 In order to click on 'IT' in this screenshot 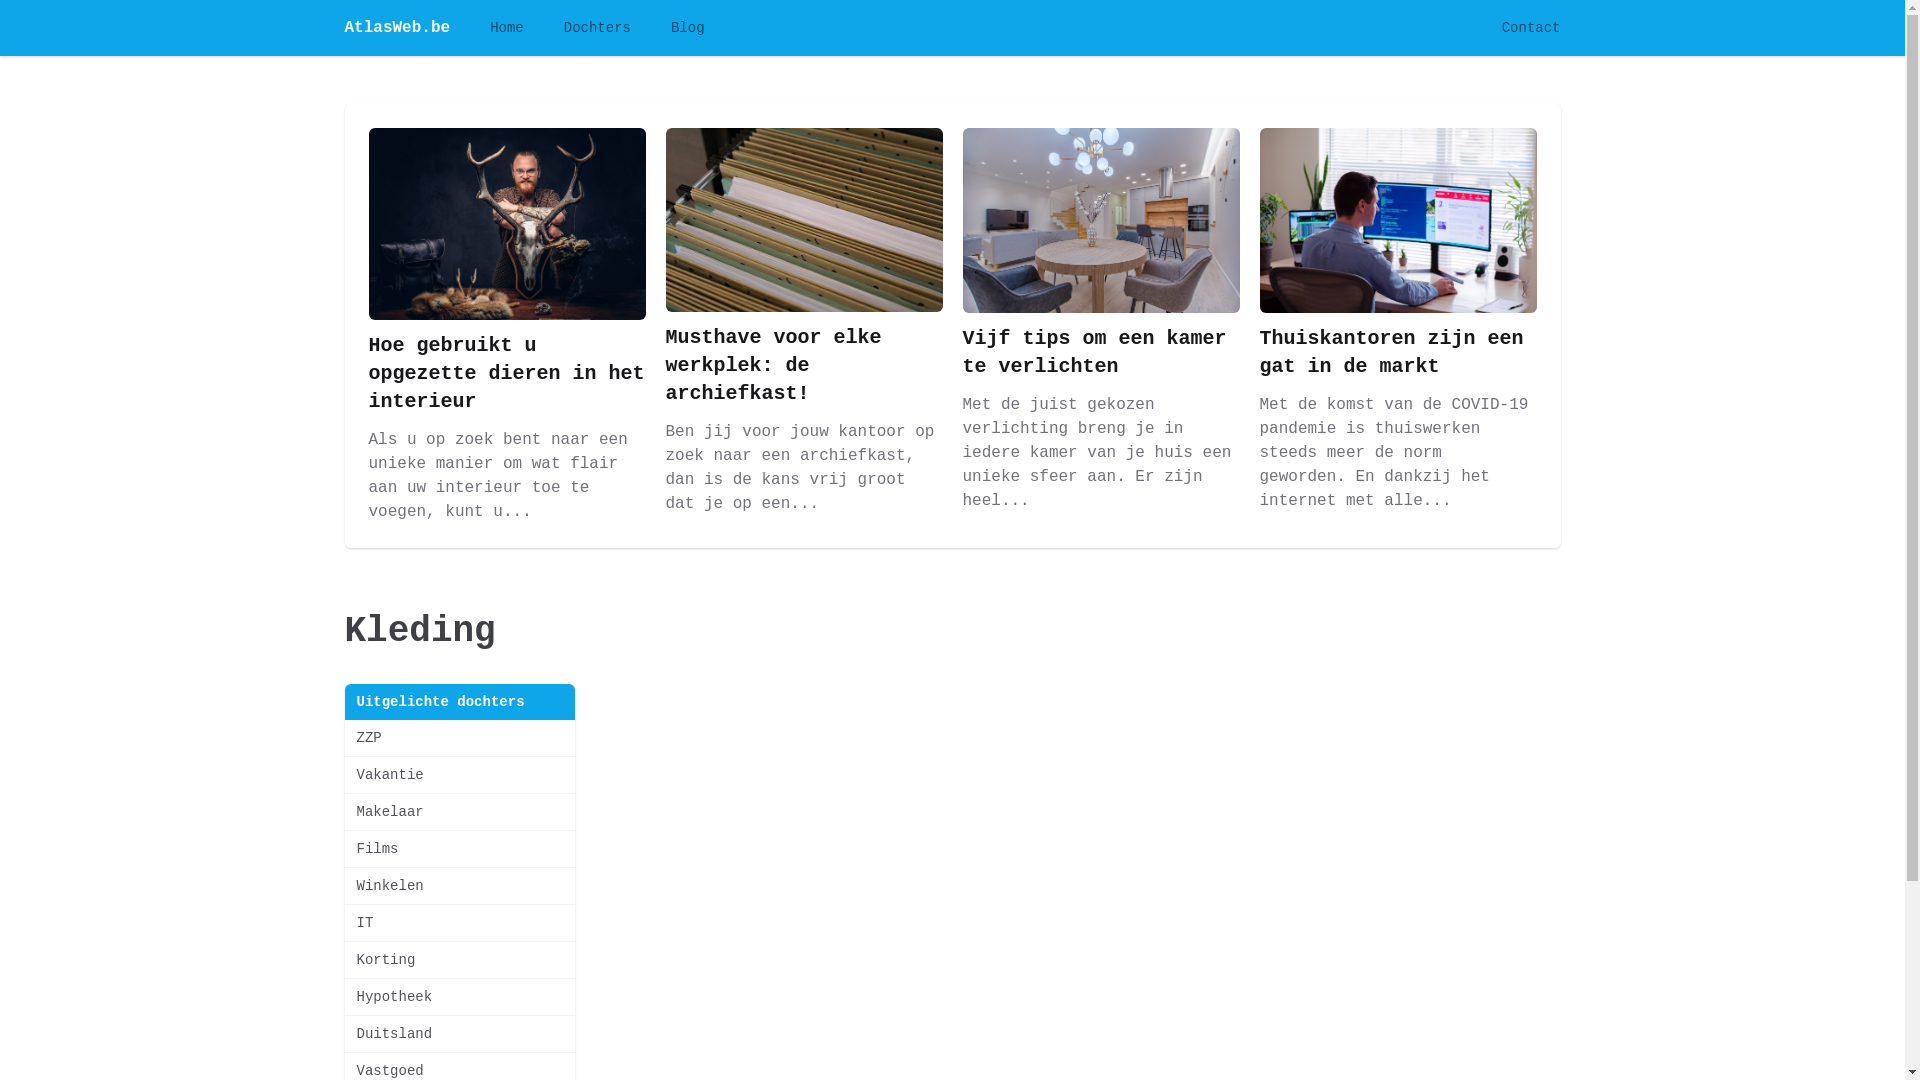, I will do `click(458, 922)`.